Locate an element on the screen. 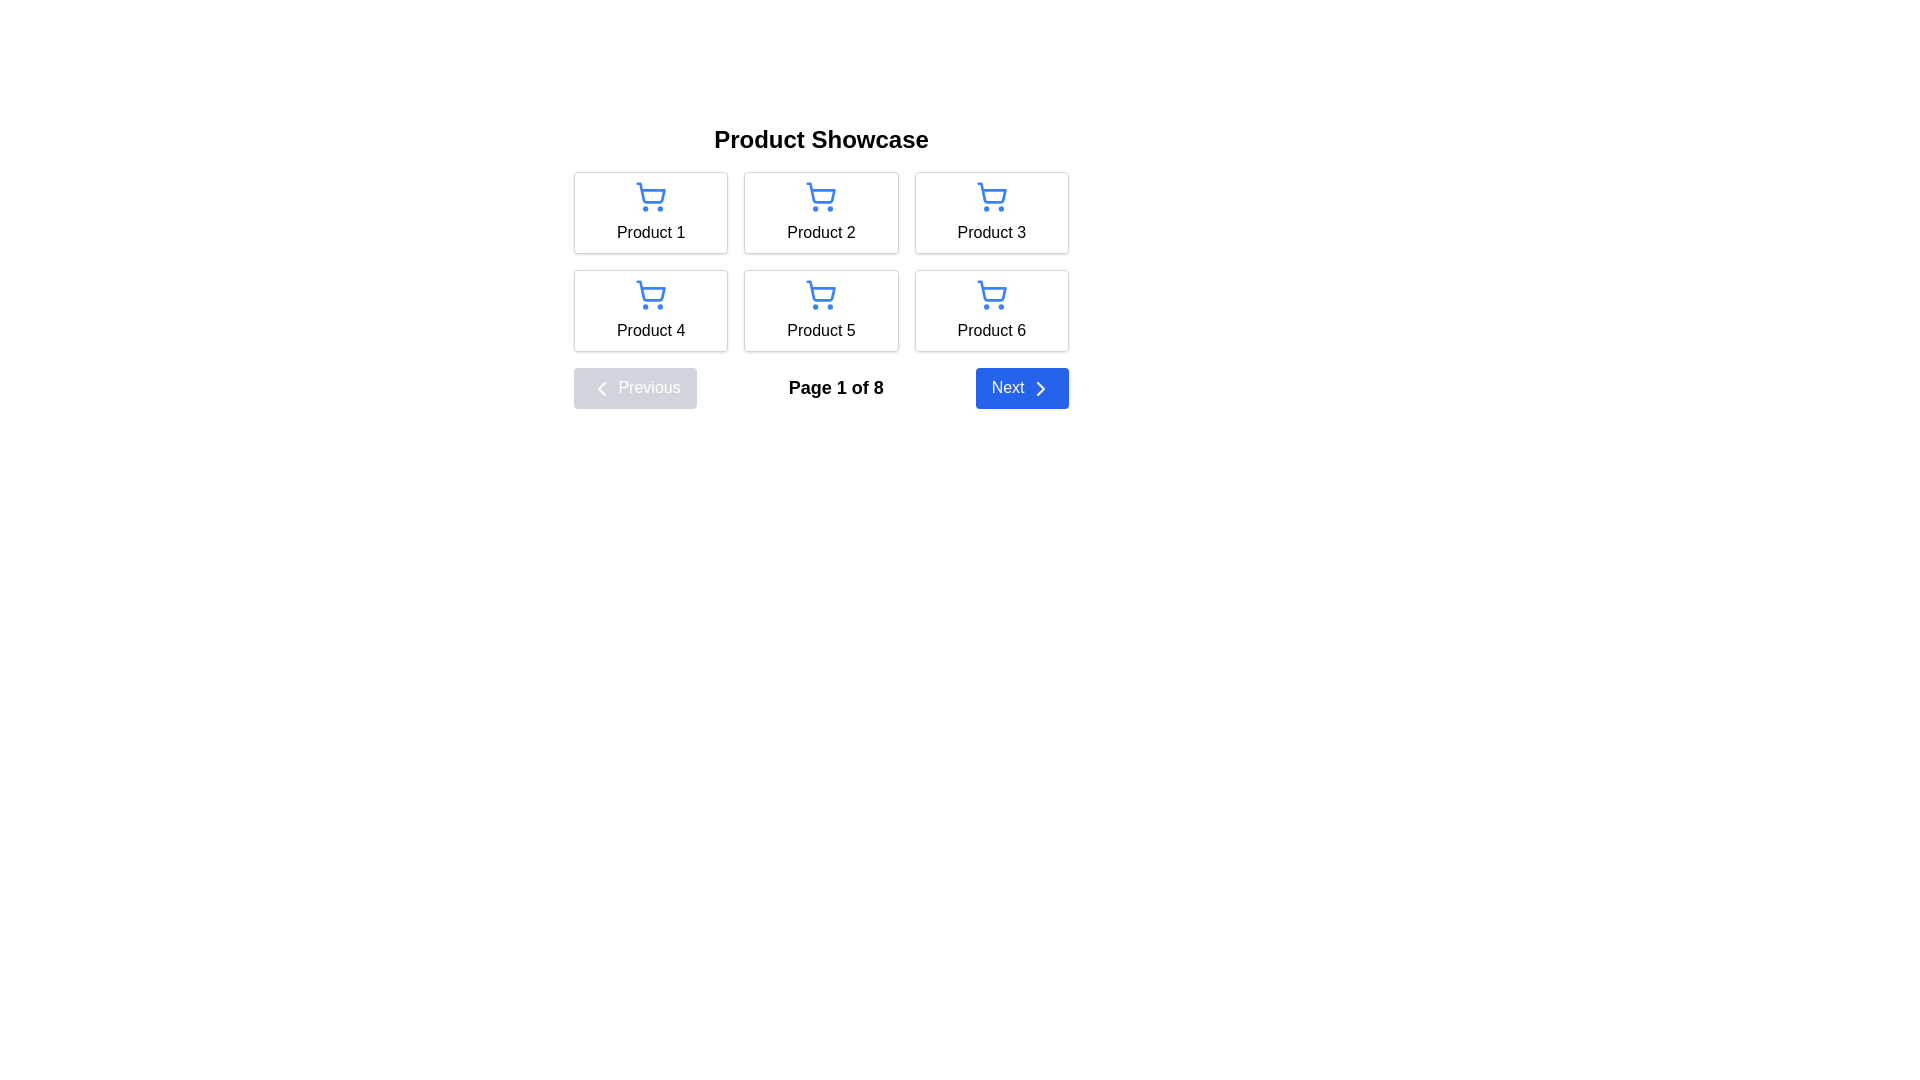 The image size is (1920, 1080). the shopping cart icon, which is styled in blue and located within the button interface labeled 'Product 5' in the second row, middle column of the 'Product Showcase' section is located at coordinates (821, 291).